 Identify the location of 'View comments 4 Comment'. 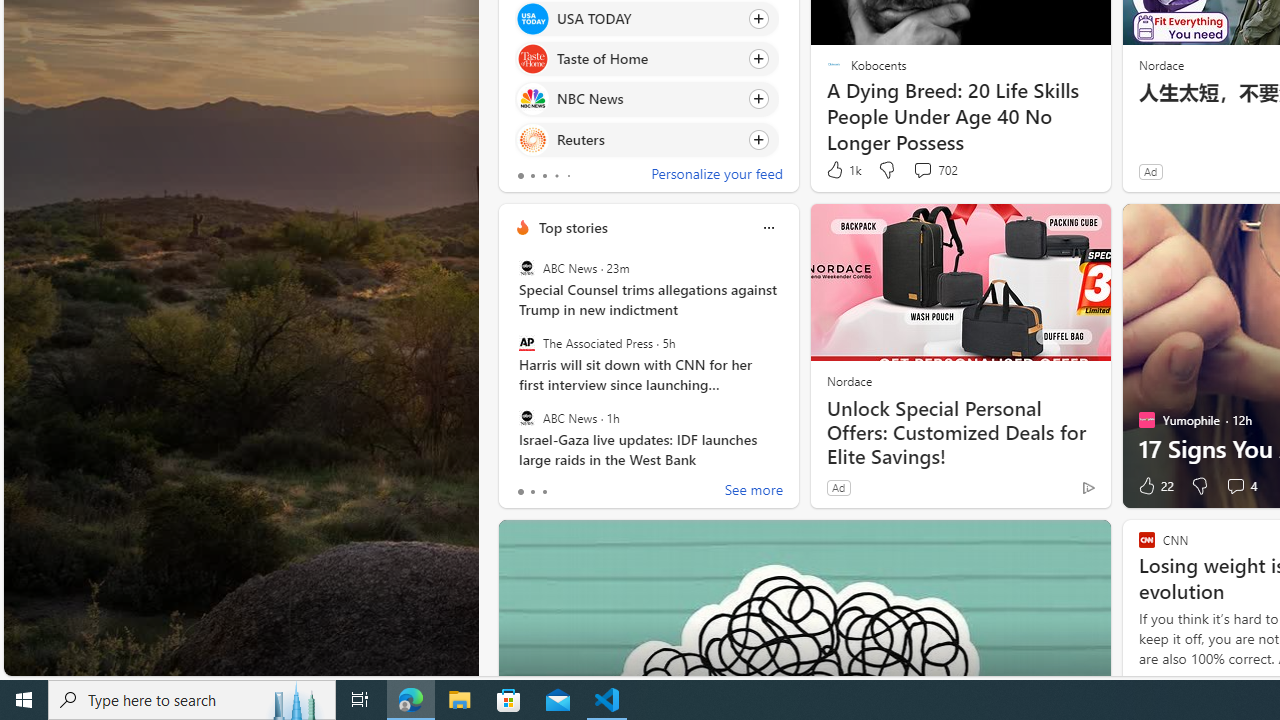
(1234, 486).